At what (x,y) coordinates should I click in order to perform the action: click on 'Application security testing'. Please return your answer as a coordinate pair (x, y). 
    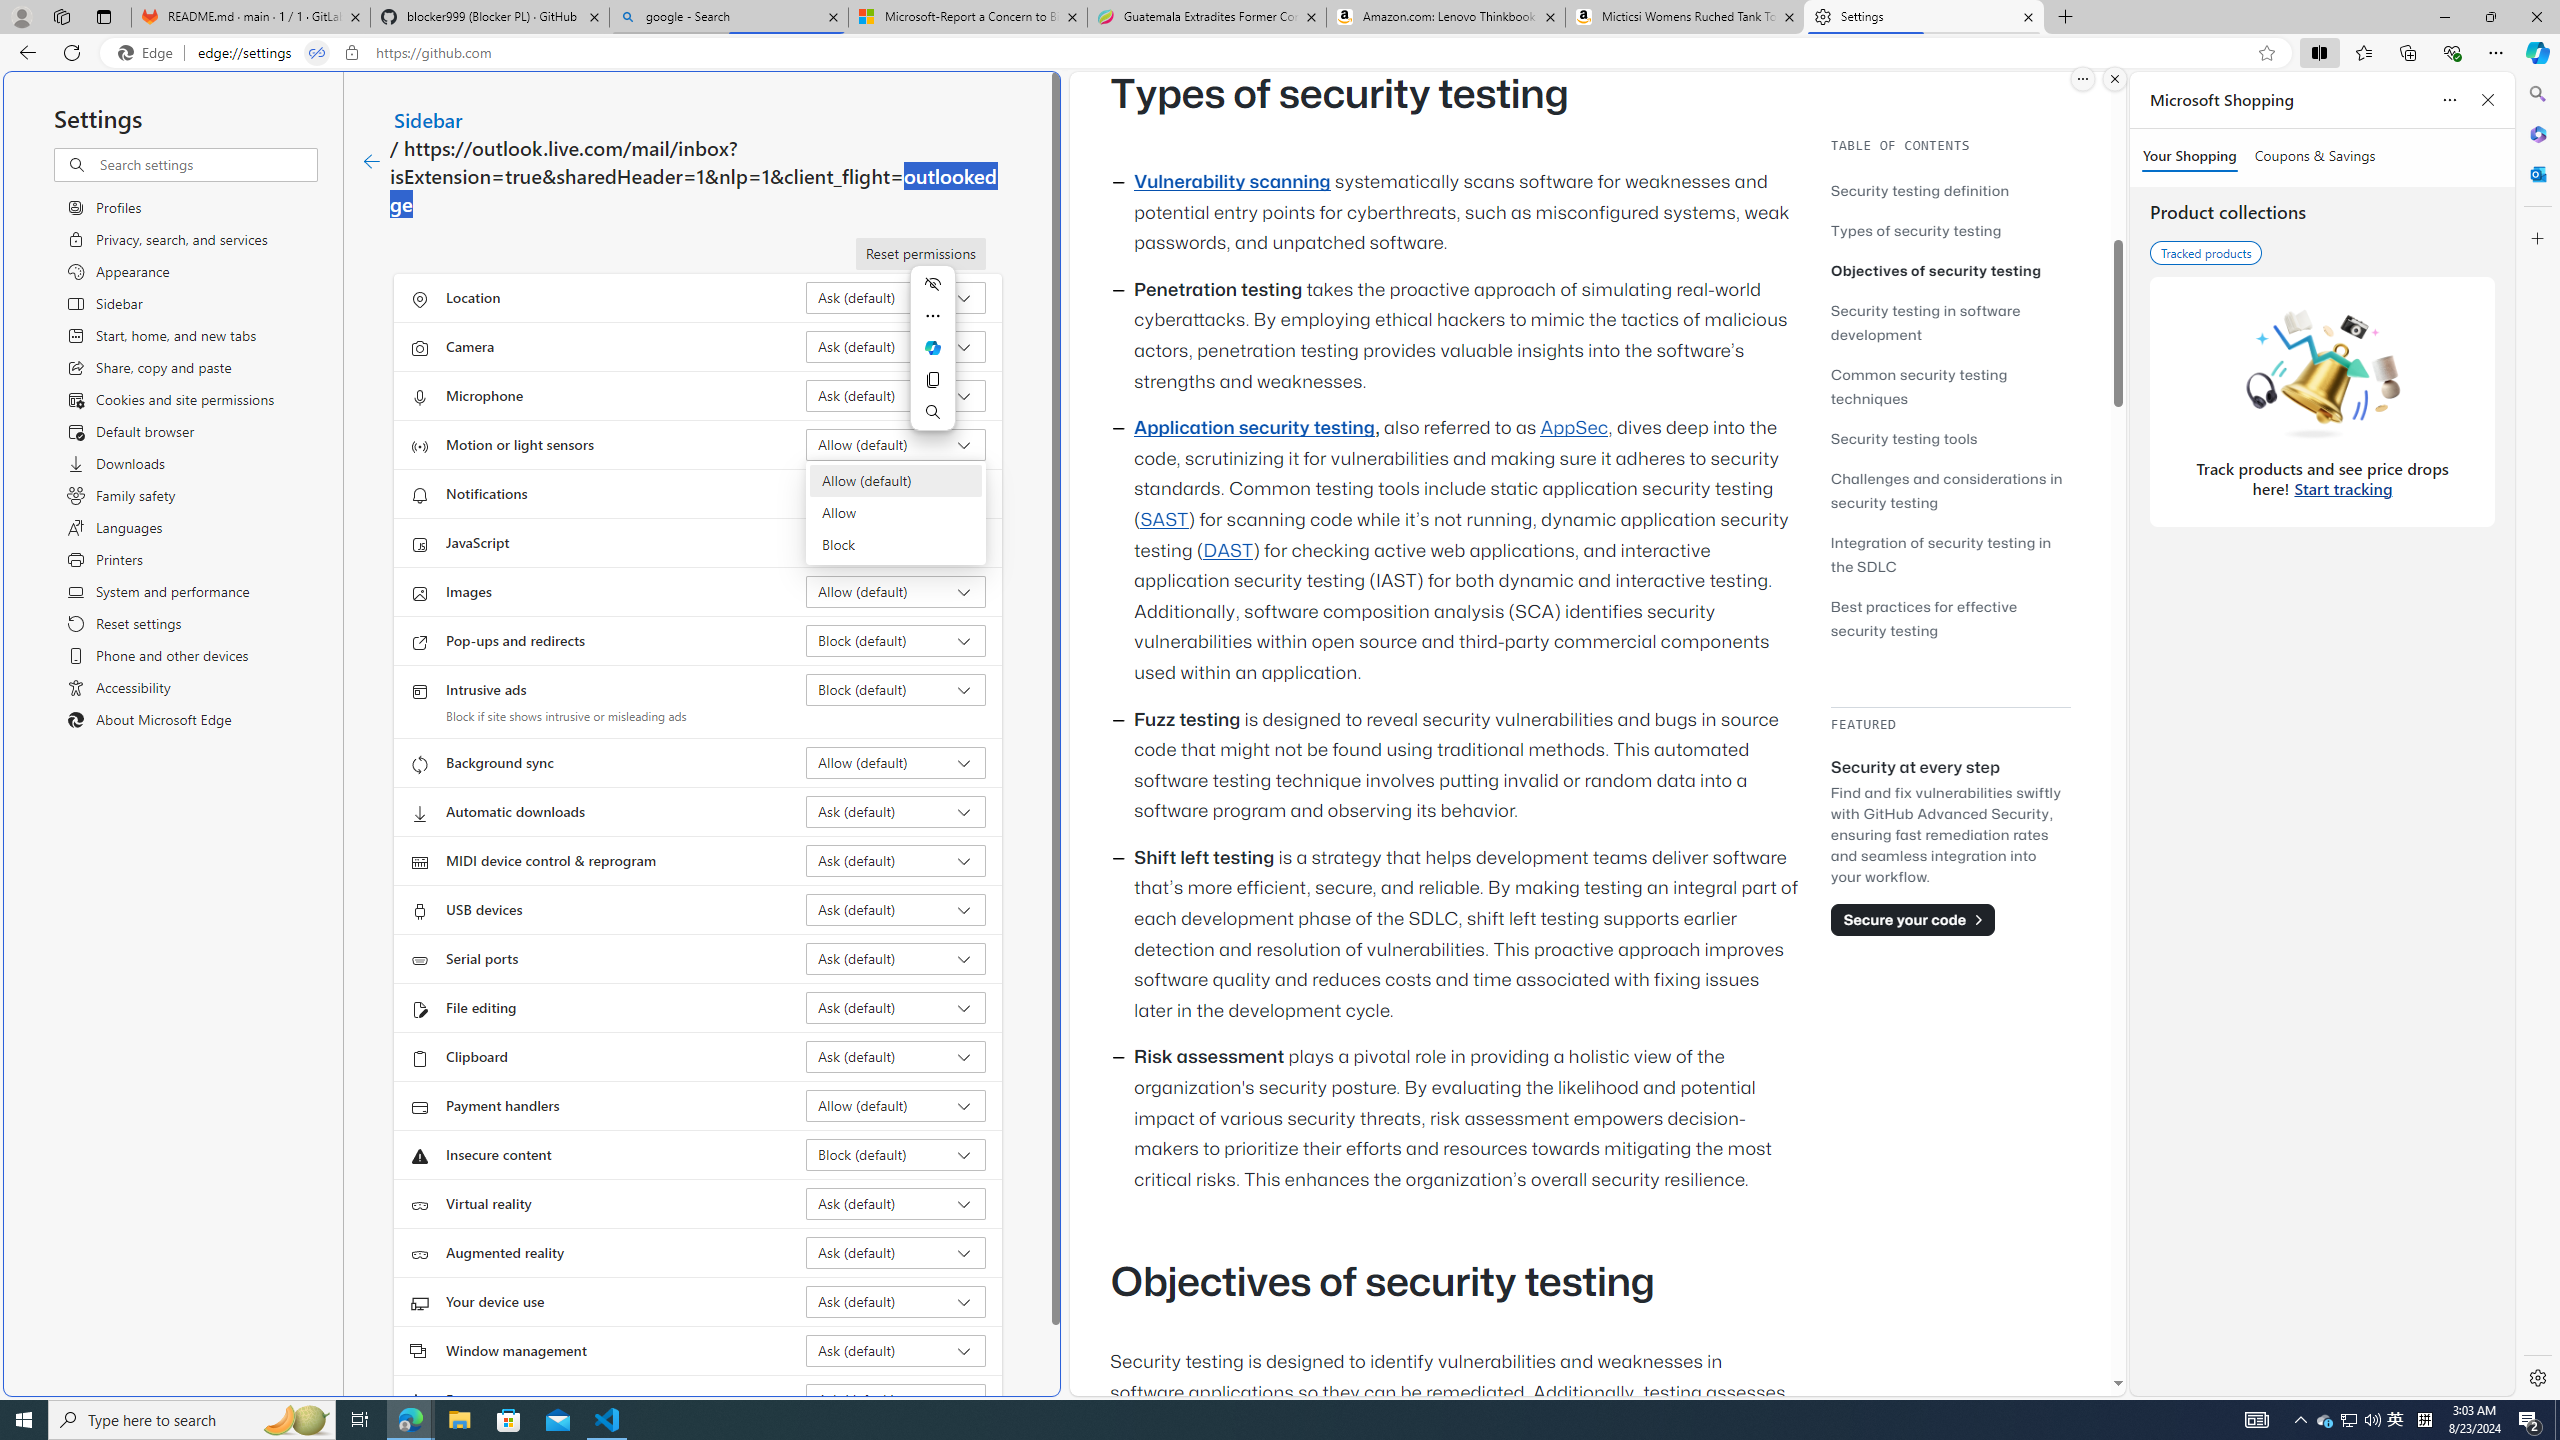
    Looking at the image, I should click on (1253, 428).